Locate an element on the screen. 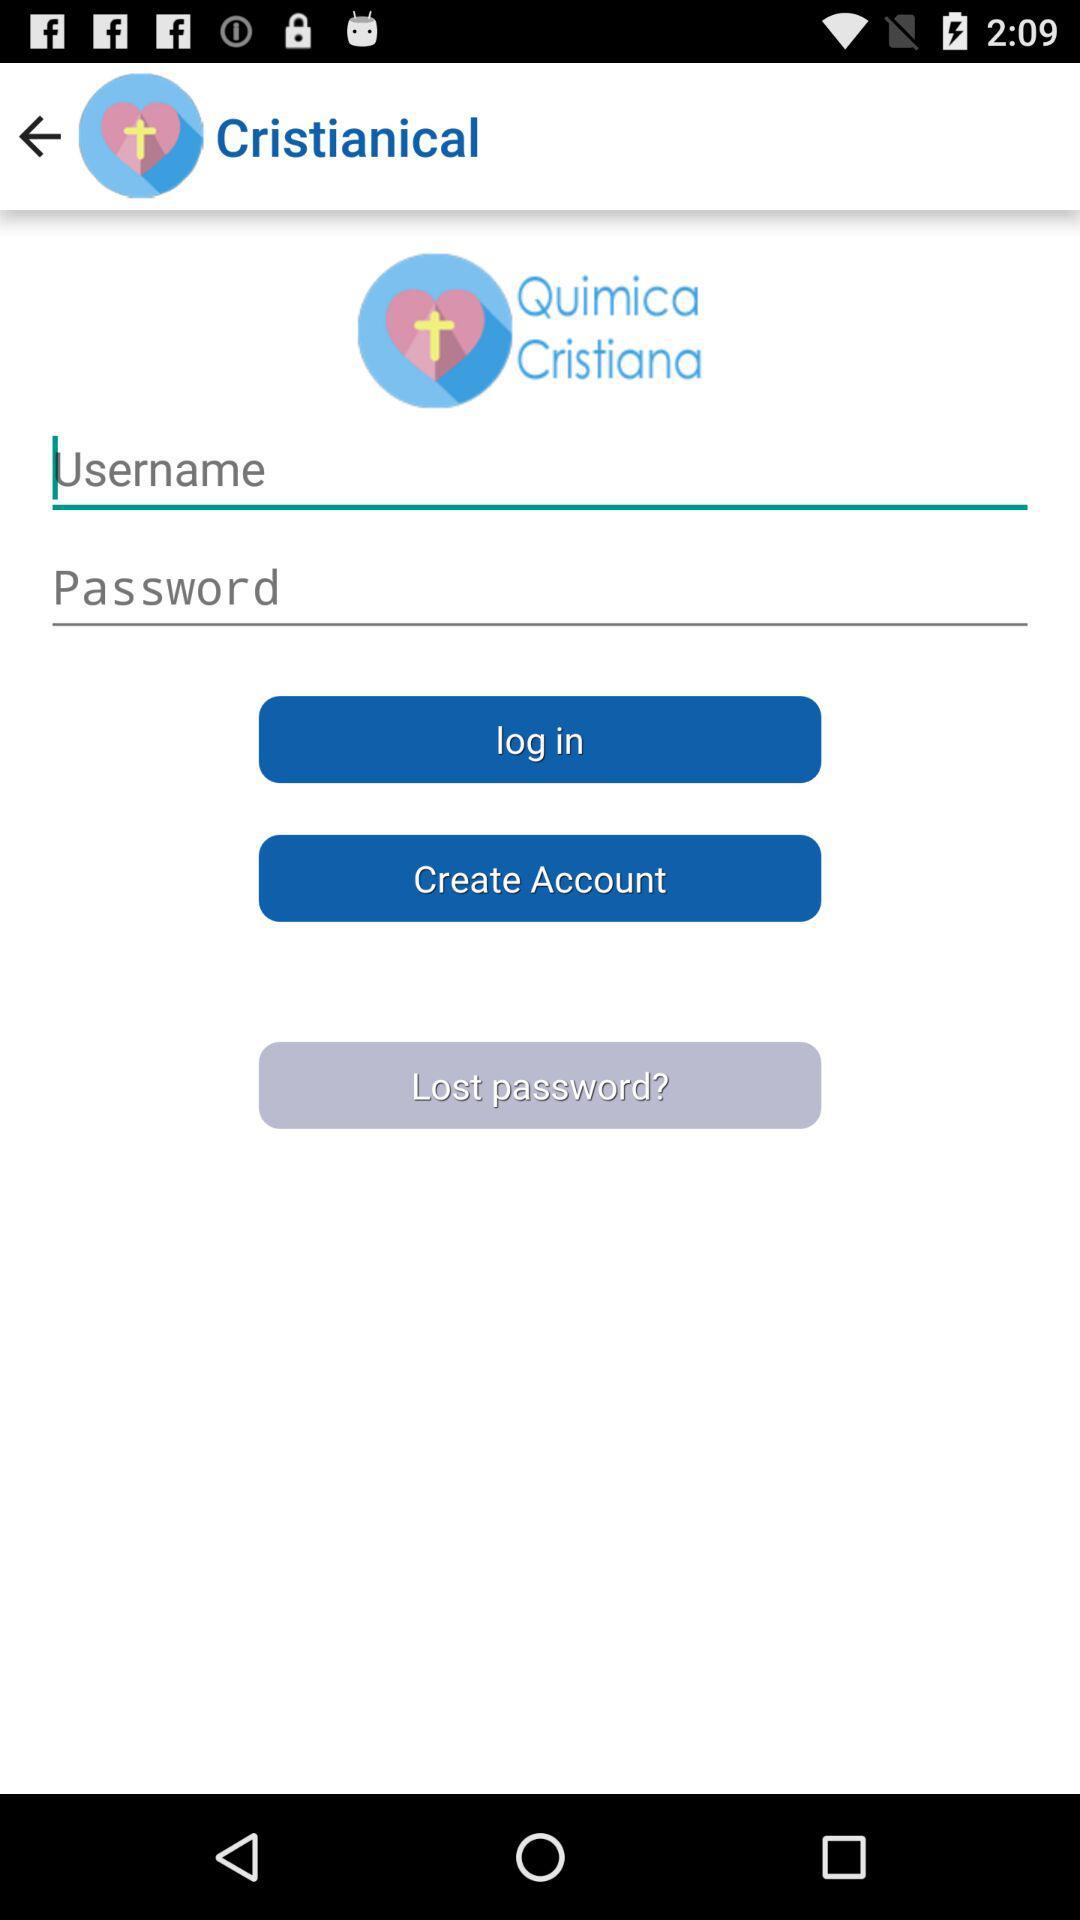 Image resolution: width=1080 pixels, height=1920 pixels. the create account item is located at coordinates (540, 878).